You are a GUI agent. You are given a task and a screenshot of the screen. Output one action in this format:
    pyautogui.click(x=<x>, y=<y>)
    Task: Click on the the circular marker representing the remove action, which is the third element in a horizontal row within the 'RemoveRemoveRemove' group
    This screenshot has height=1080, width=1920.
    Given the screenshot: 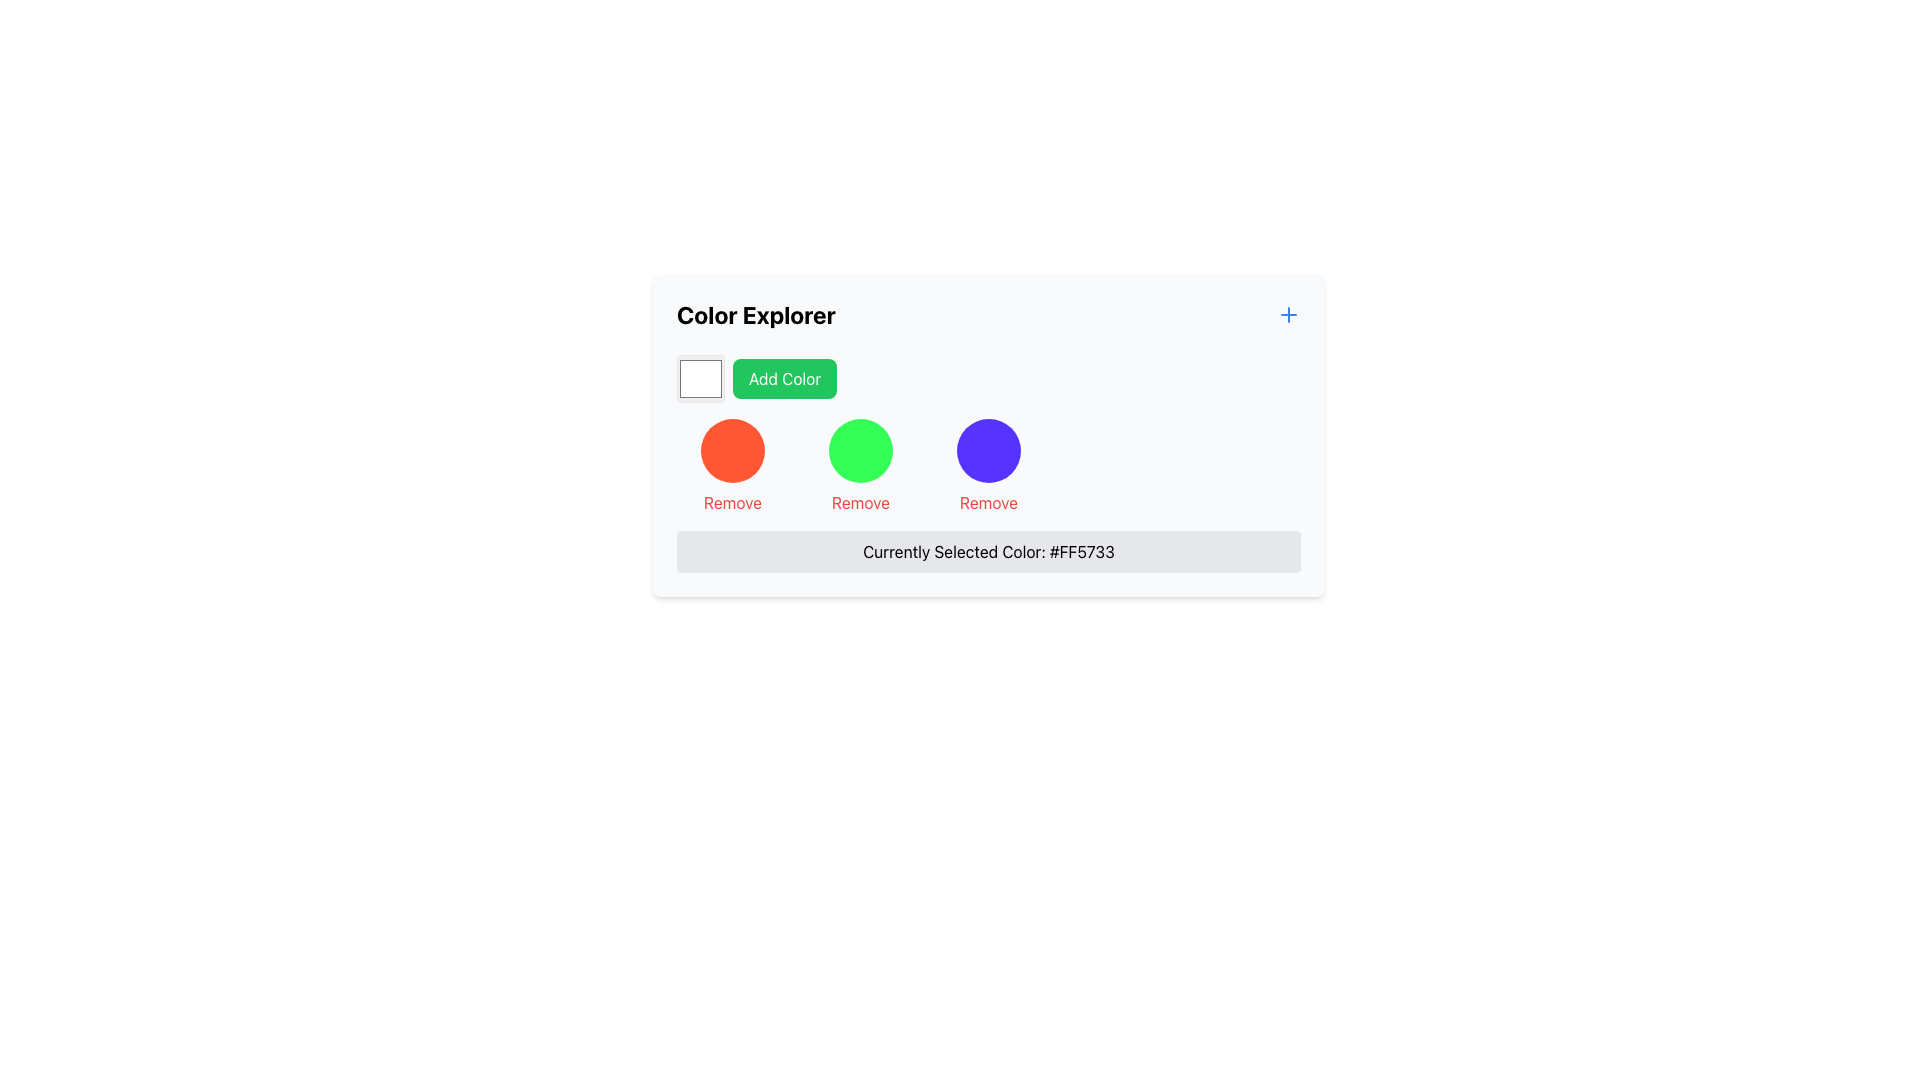 What is the action you would take?
    pyautogui.click(x=988, y=466)
    